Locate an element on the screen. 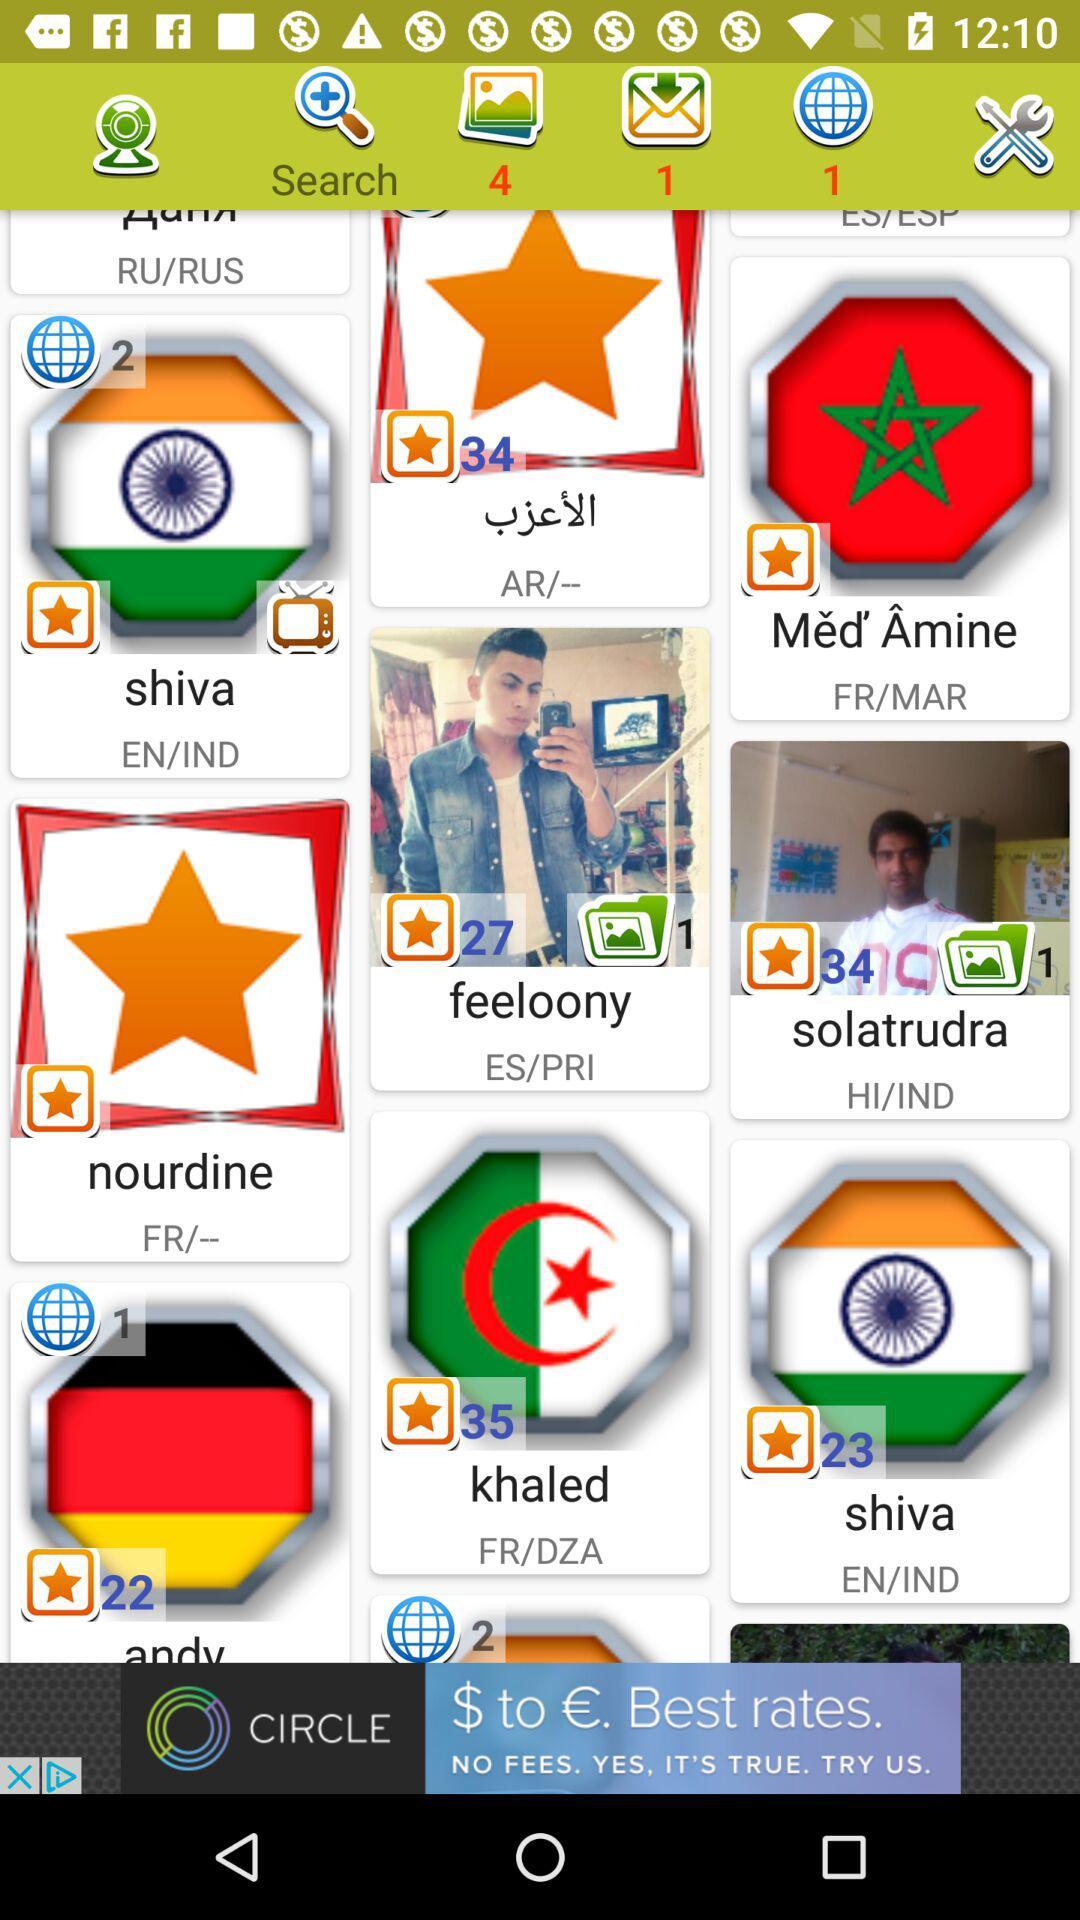 This screenshot has height=1920, width=1080. solatrudra is located at coordinates (898, 868).